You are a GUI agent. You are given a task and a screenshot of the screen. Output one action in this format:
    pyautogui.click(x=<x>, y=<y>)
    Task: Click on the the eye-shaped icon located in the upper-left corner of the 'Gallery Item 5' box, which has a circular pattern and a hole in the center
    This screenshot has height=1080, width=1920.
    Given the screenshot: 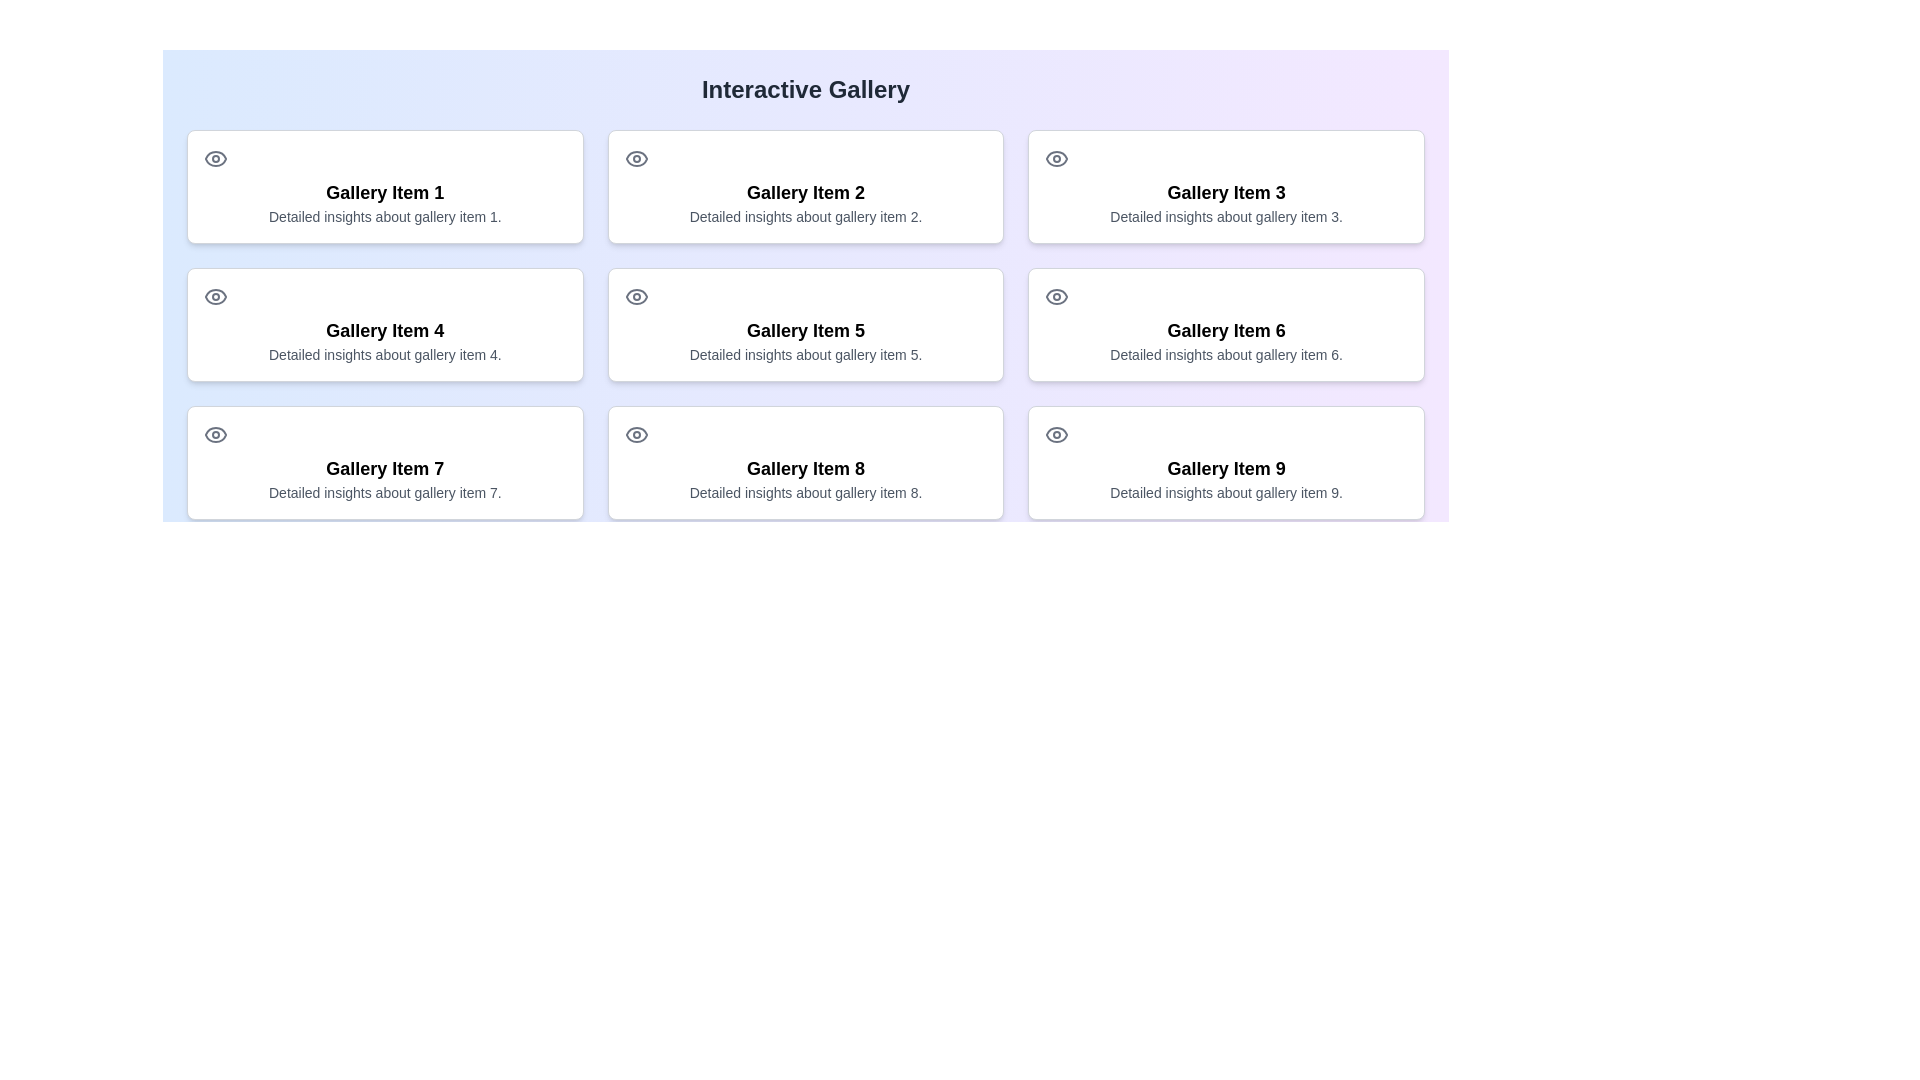 What is the action you would take?
    pyautogui.click(x=635, y=297)
    